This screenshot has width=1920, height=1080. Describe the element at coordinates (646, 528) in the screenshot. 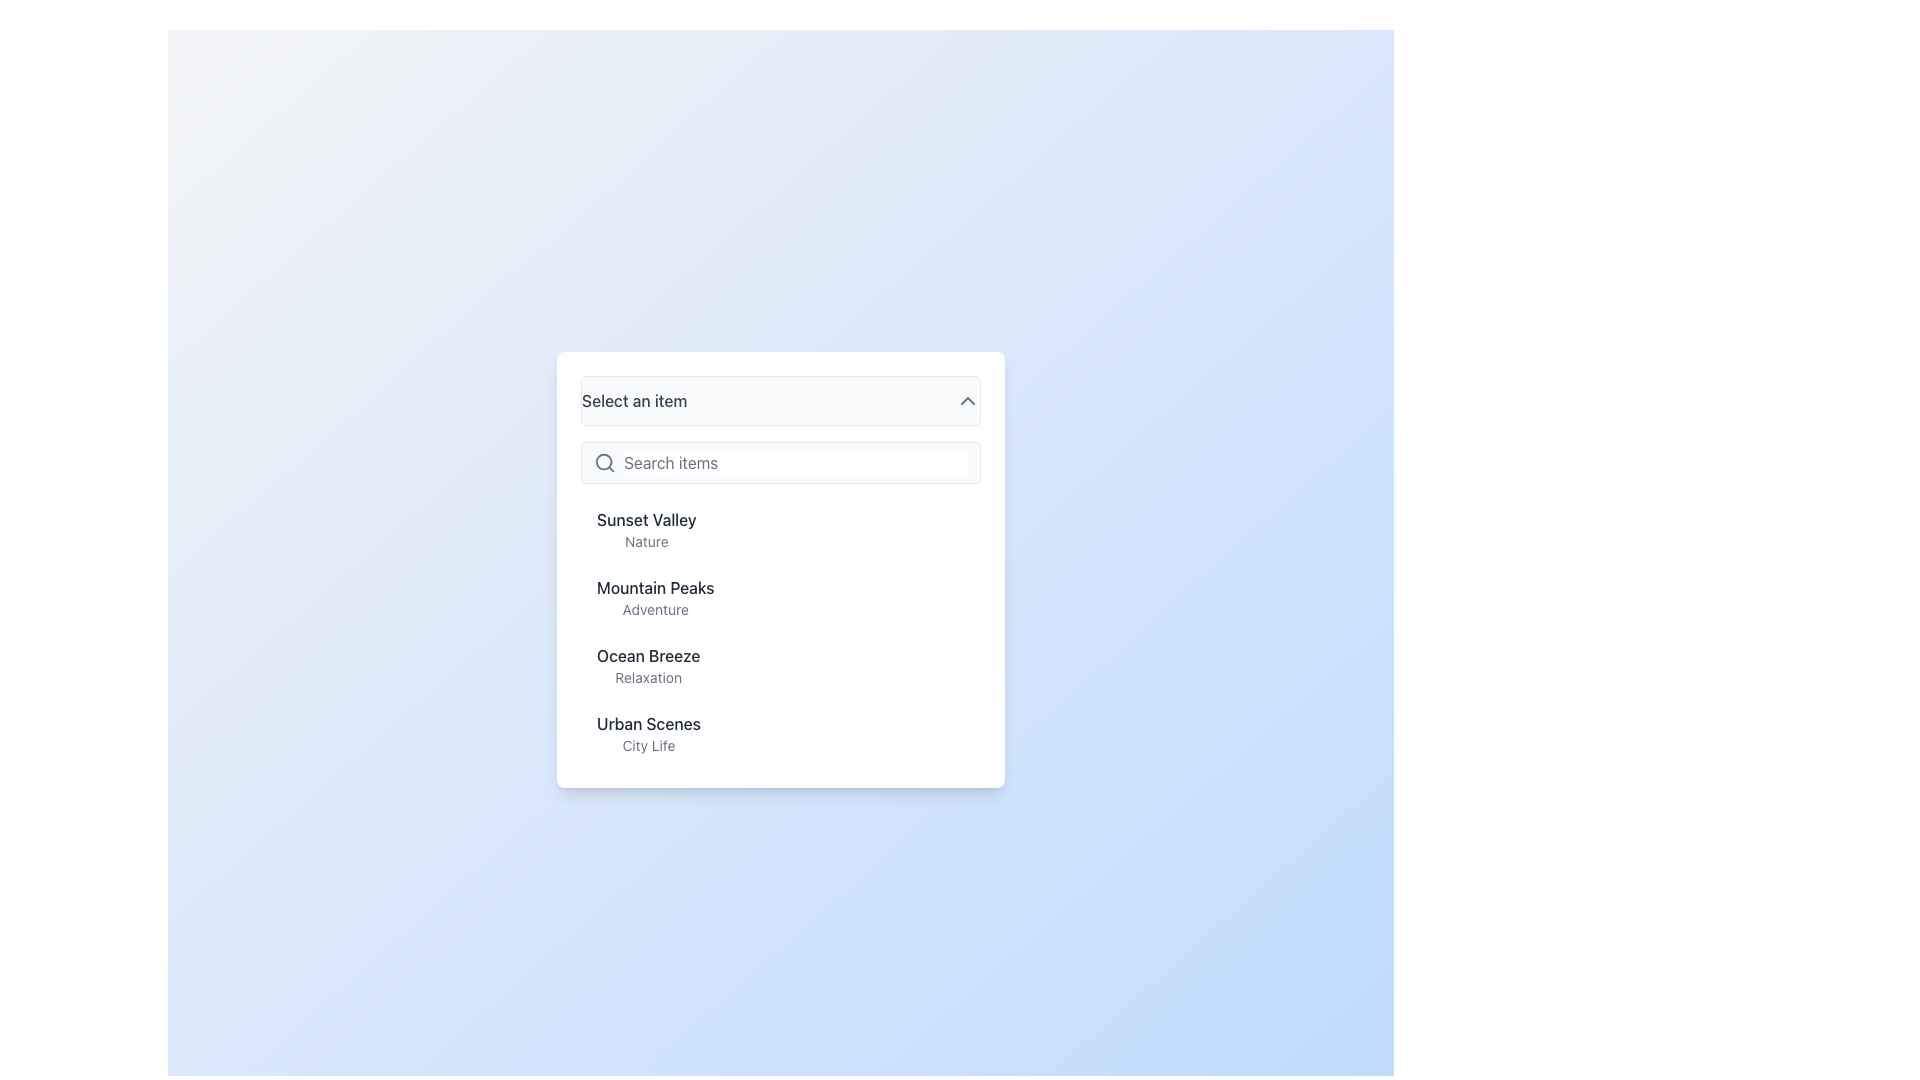

I see `the 'Sunset Valley' text block, which is the first item in the selectable list under the search bar` at that location.